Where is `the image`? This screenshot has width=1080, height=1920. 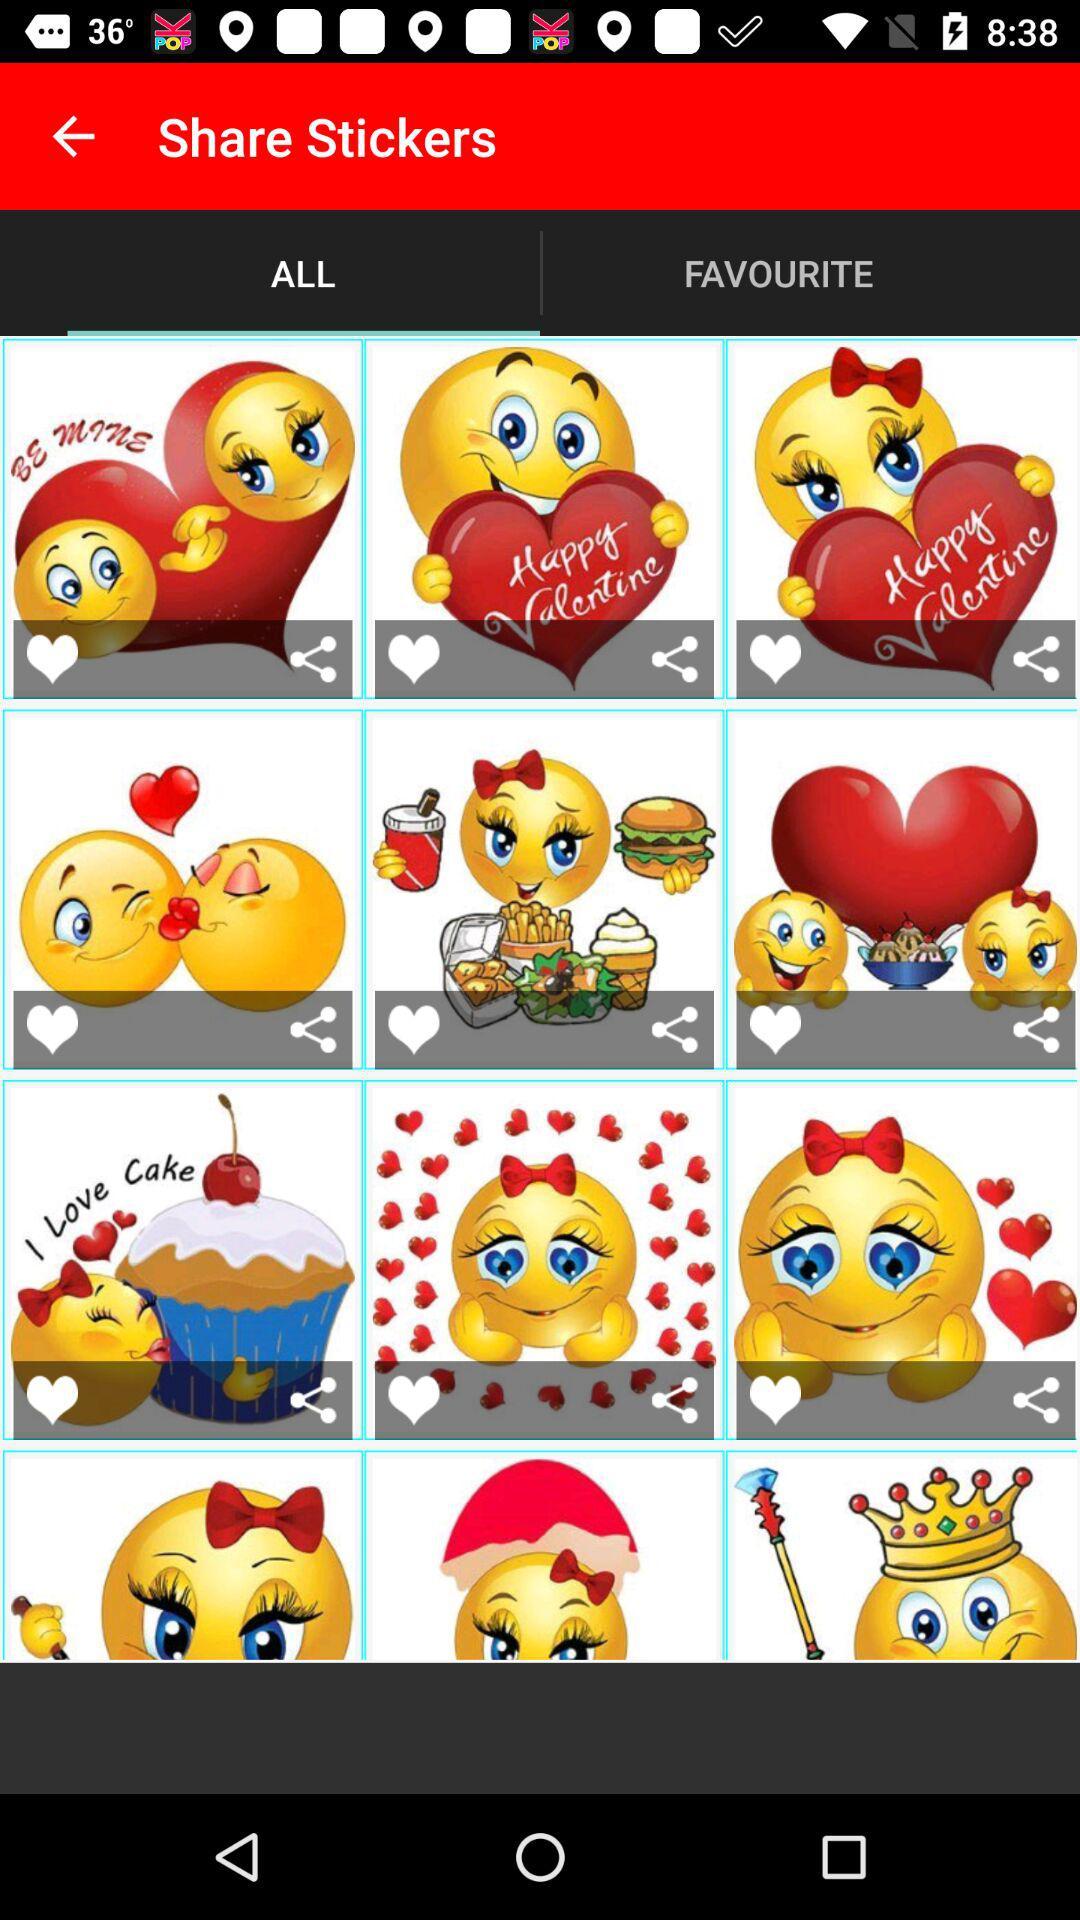
the image is located at coordinates (51, 1399).